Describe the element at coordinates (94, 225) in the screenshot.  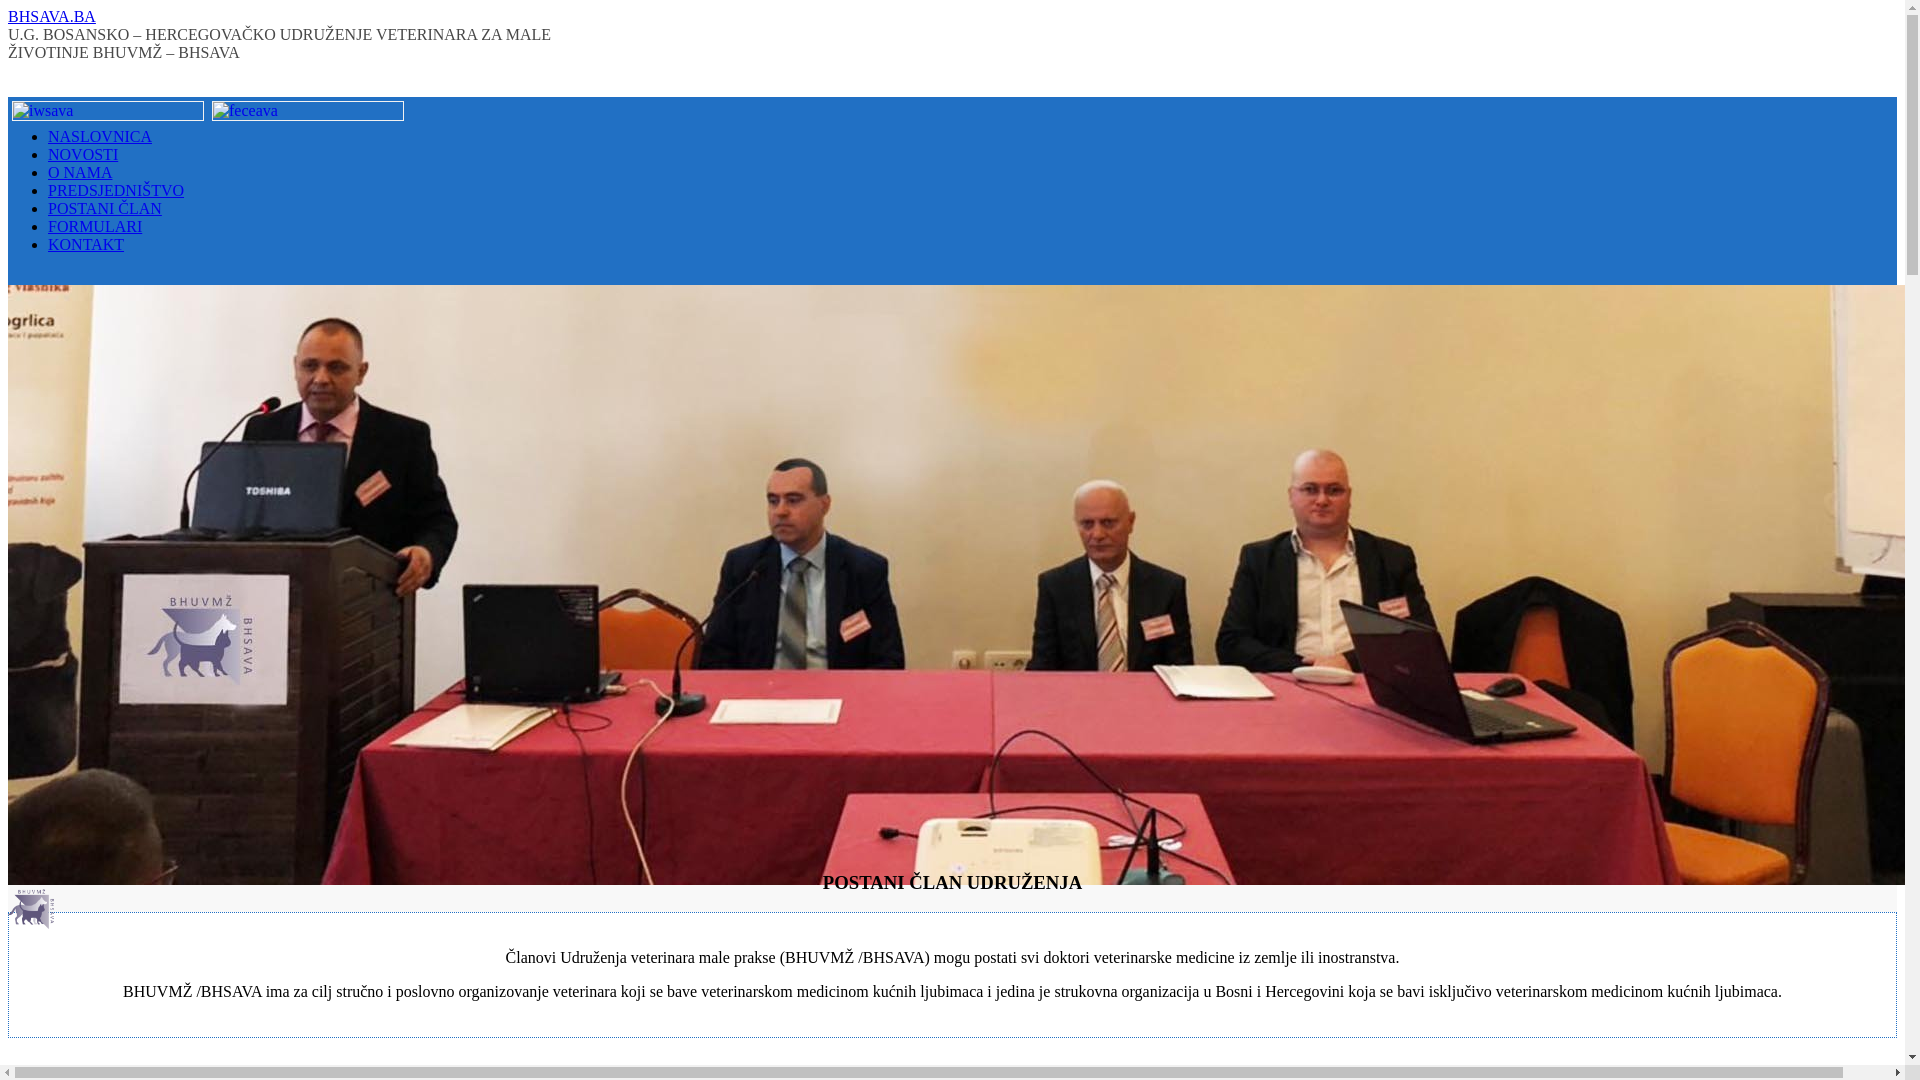
I see `'FORMULARI'` at that location.